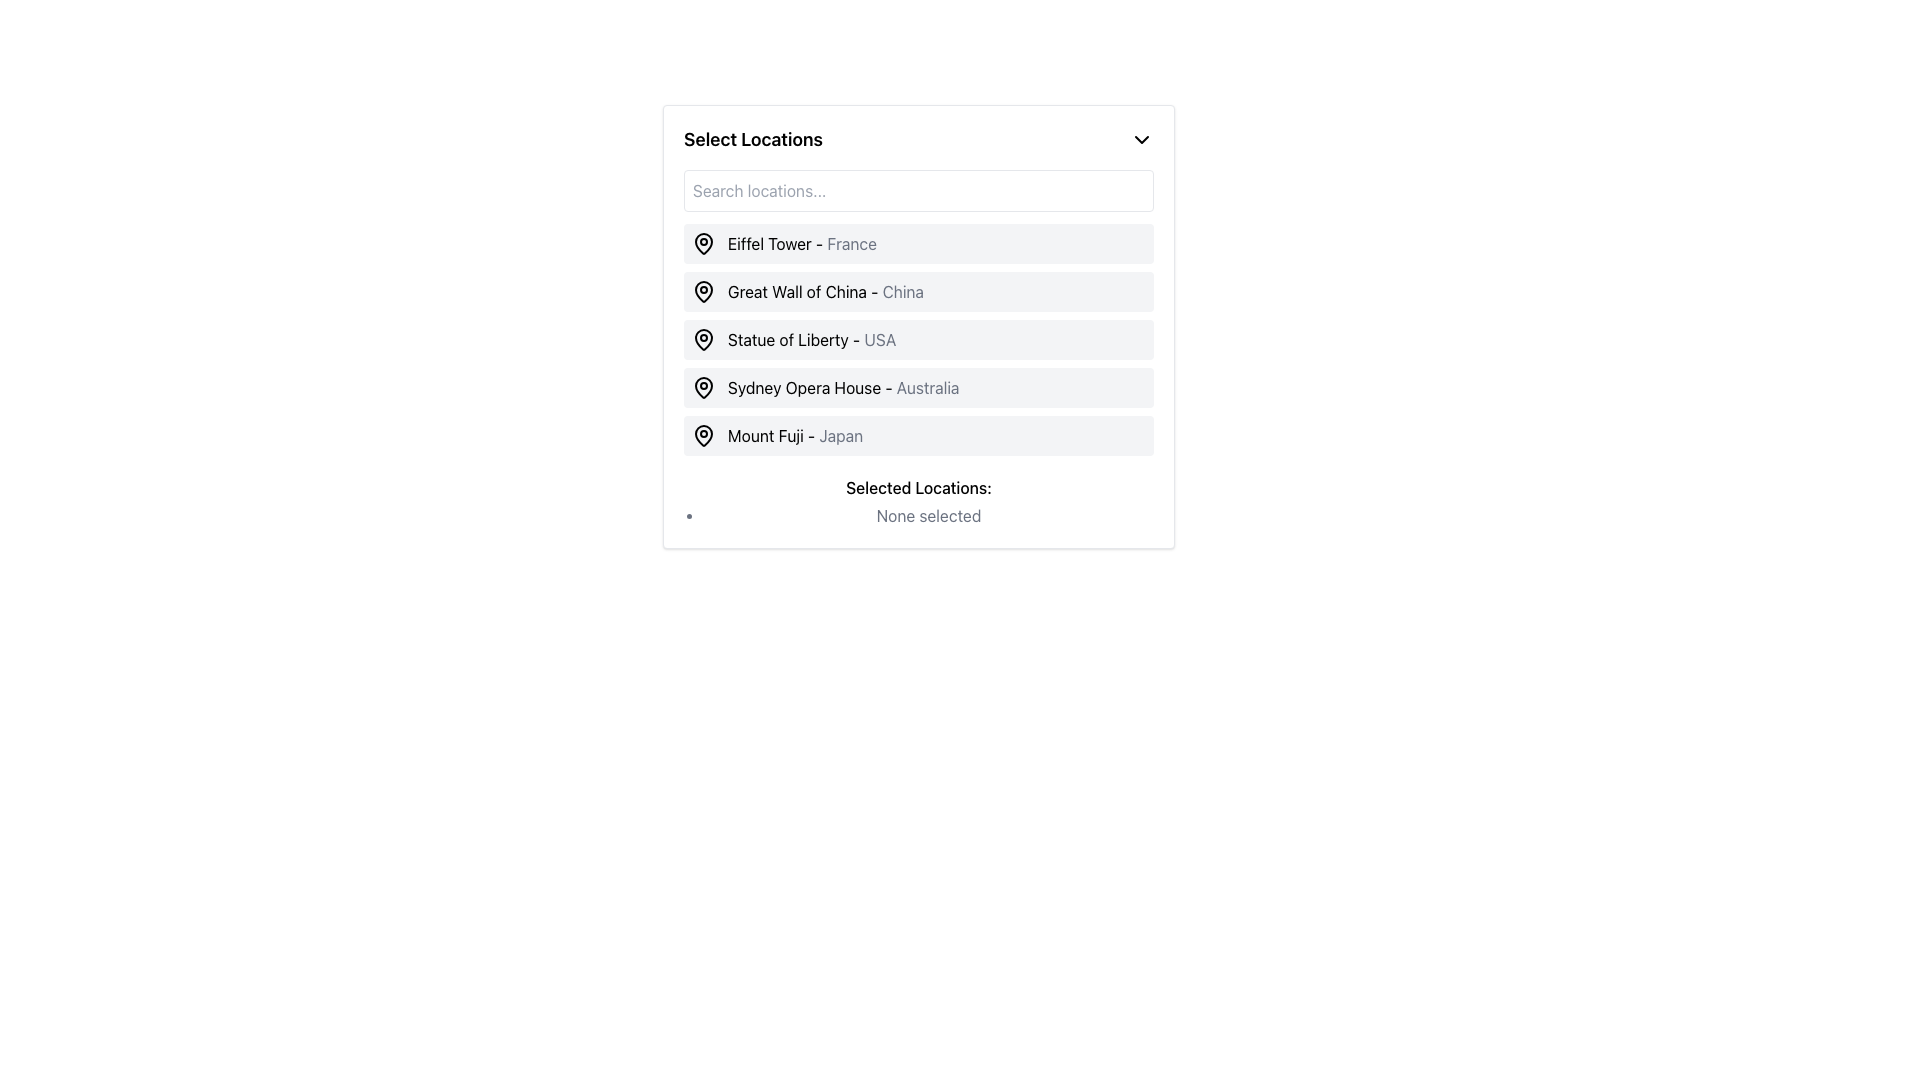  What do you see at coordinates (917, 347) in the screenshot?
I see `the List item in the 'Select Locations' dropdown` at bounding box center [917, 347].